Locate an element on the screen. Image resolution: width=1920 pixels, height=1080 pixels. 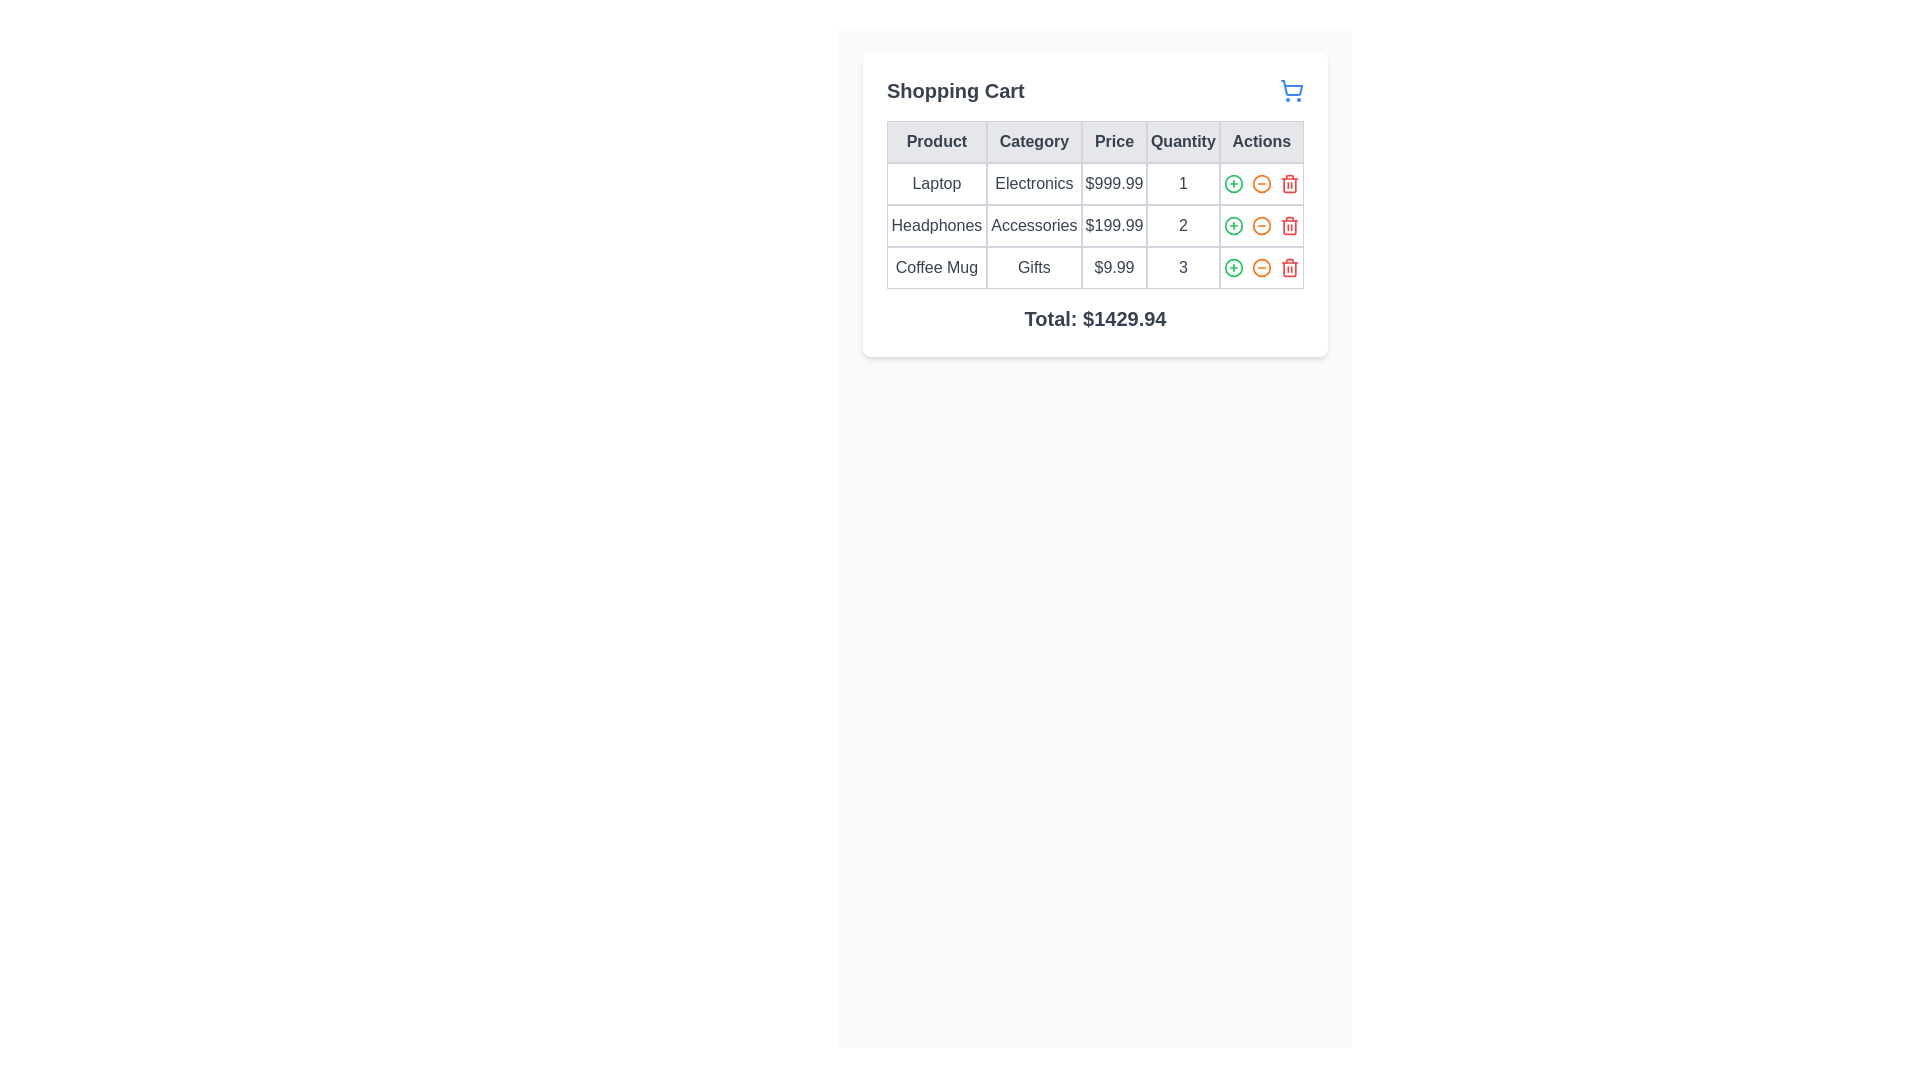
the Table Header Cell containing the text 'Product', which is styled with a light gray border and positioned at the top-left of the table, to the left of 'Category' is located at coordinates (935, 141).